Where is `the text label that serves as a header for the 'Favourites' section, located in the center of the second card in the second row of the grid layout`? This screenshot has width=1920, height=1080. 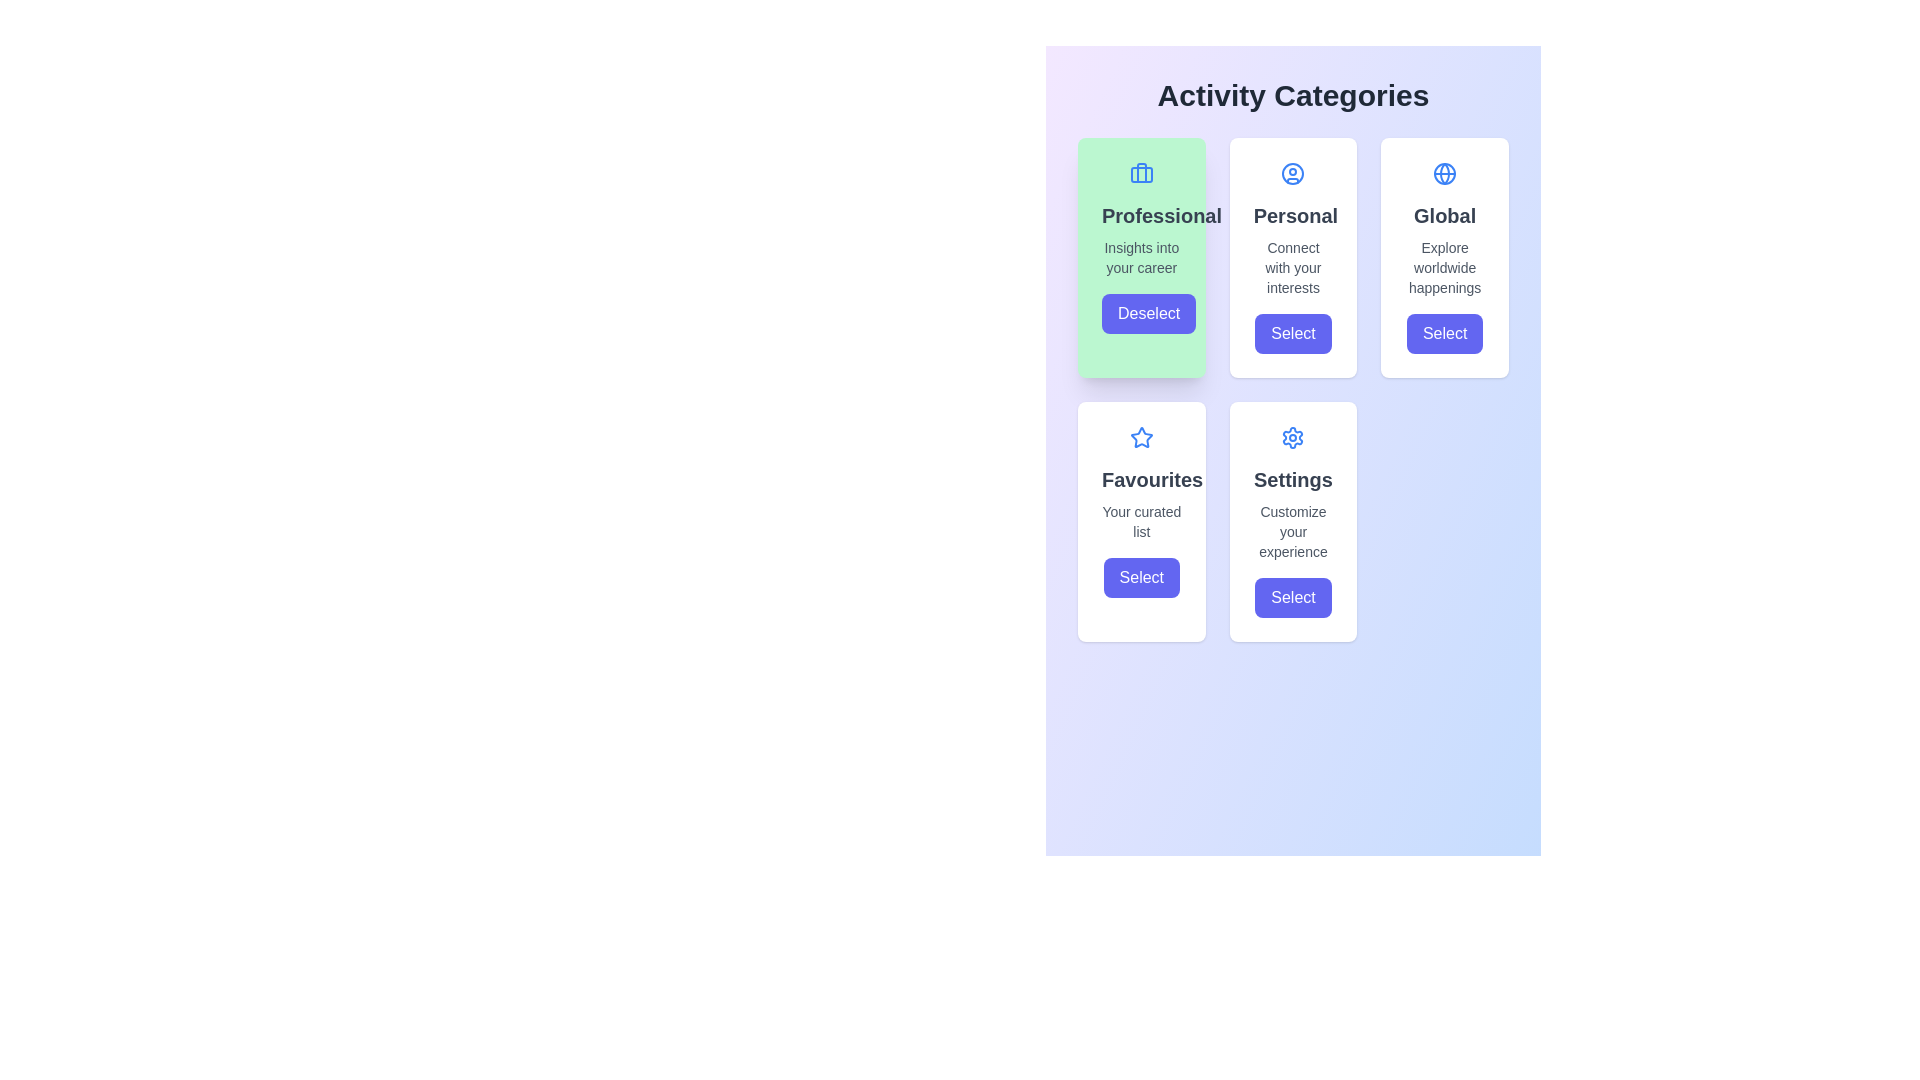 the text label that serves as a header for the 'Favourites' section, located in the center of the second card in the second row of the grid layout is located at coordinates (1141, 479).